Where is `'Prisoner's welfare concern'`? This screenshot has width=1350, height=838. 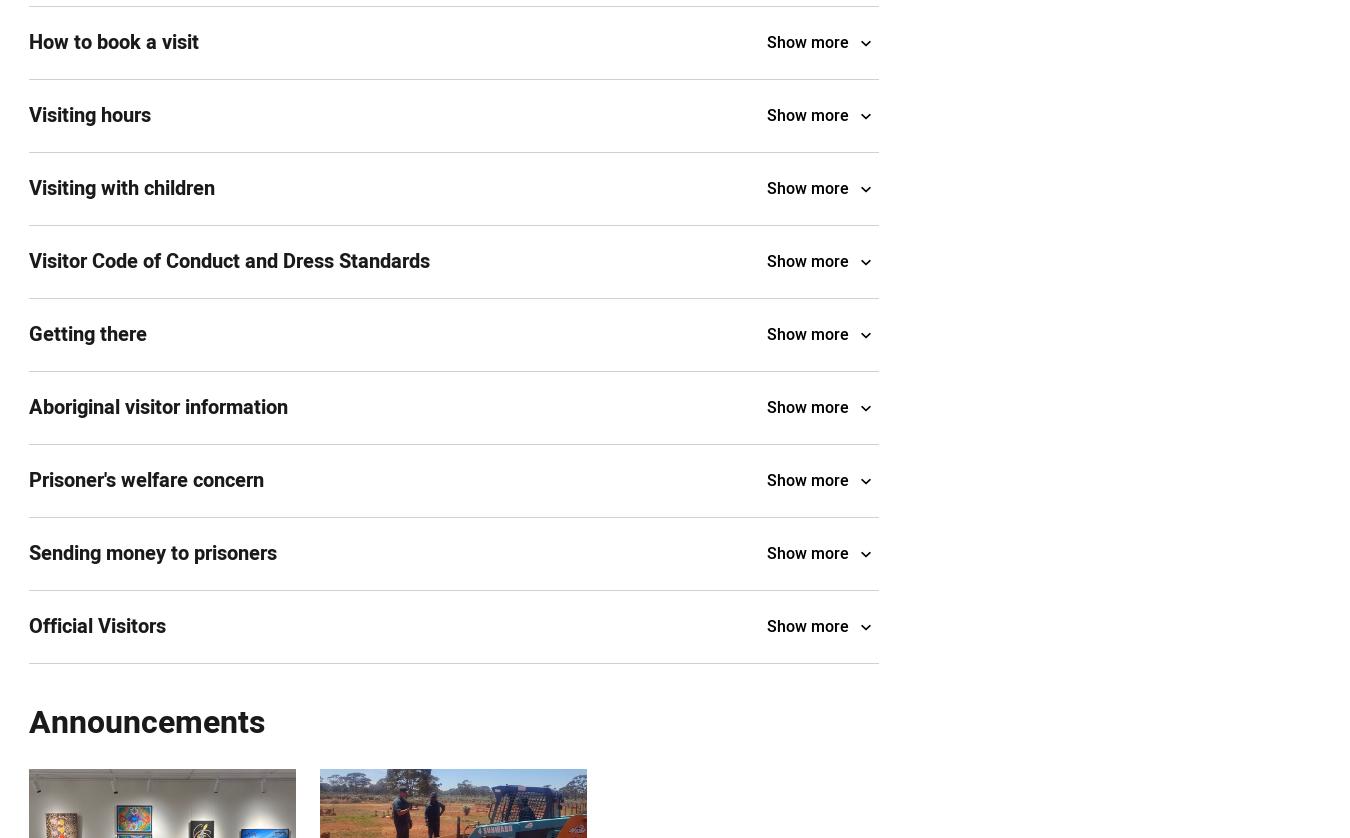 'Prisoner's welfare concern' is located at coordinates (28, 480).